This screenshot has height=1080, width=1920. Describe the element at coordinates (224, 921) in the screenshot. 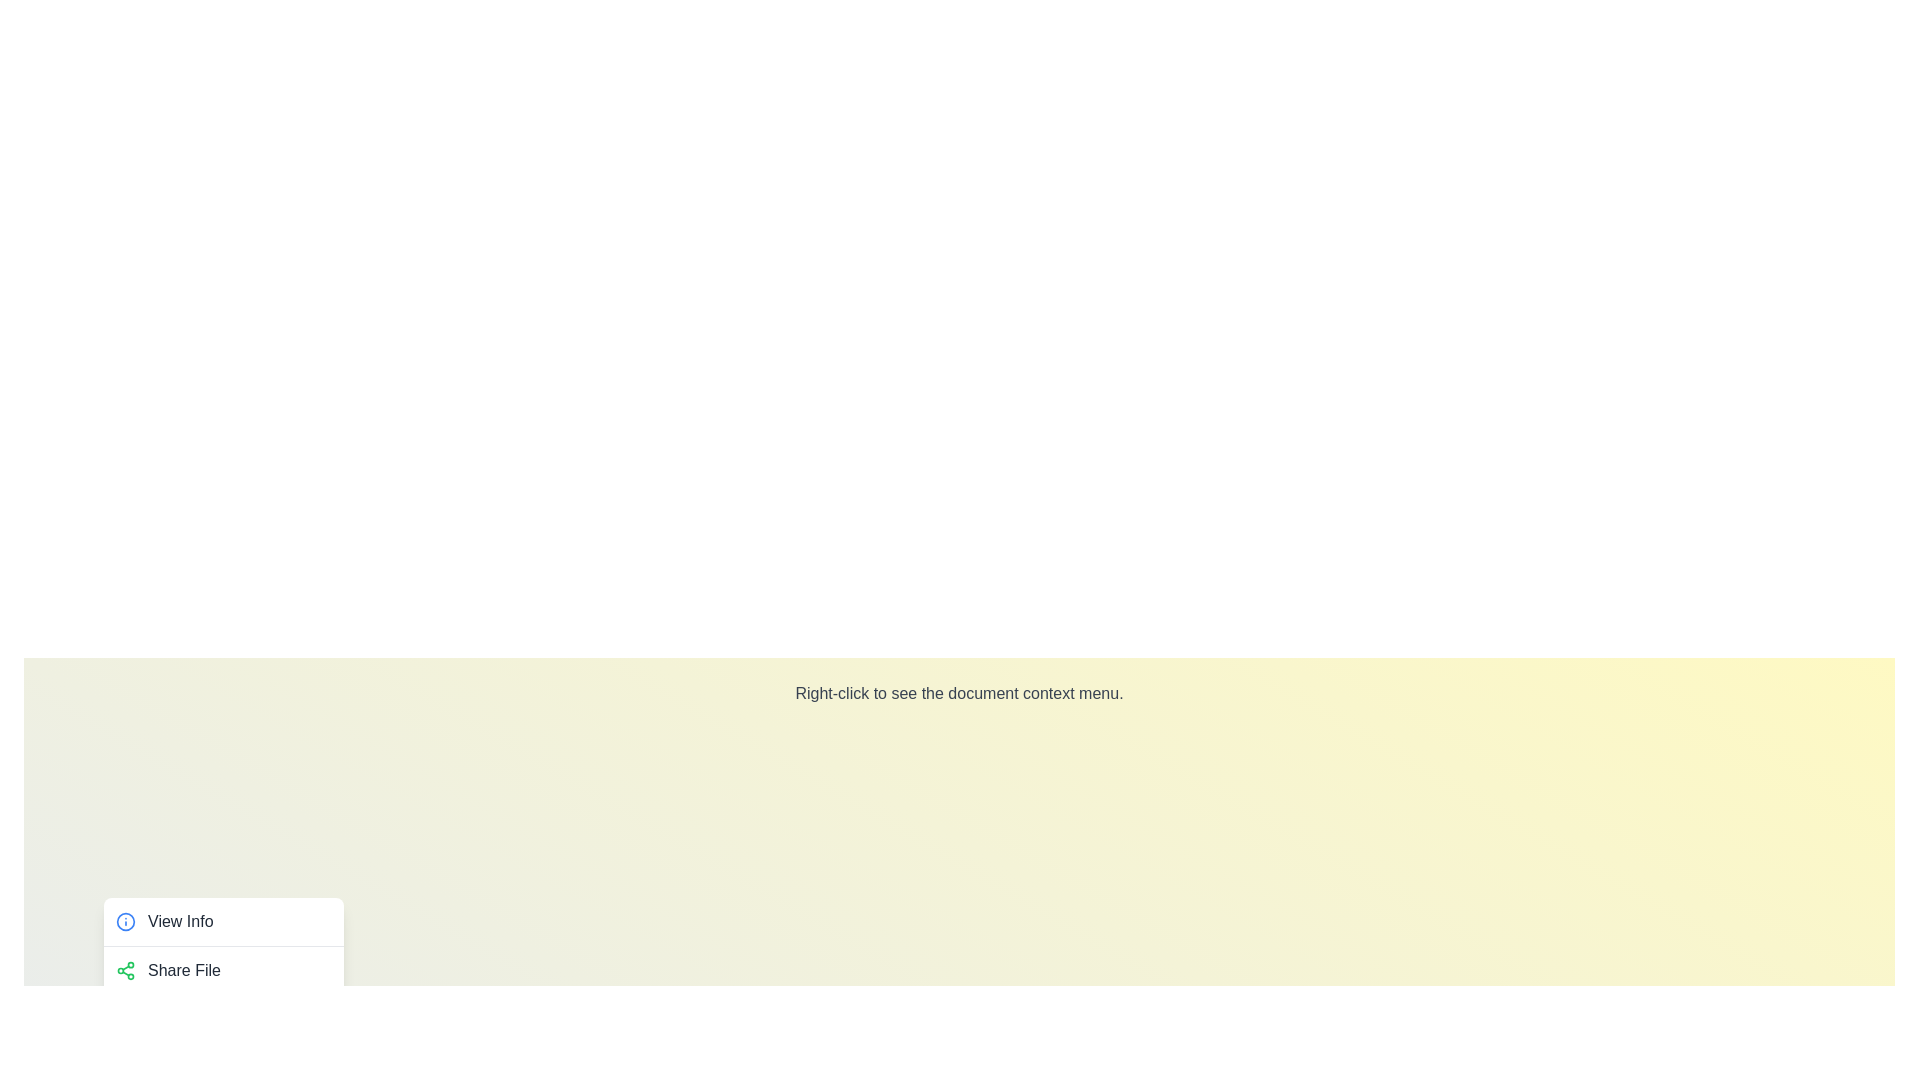

I see `the 'View Info' option in the context menu` at that location.